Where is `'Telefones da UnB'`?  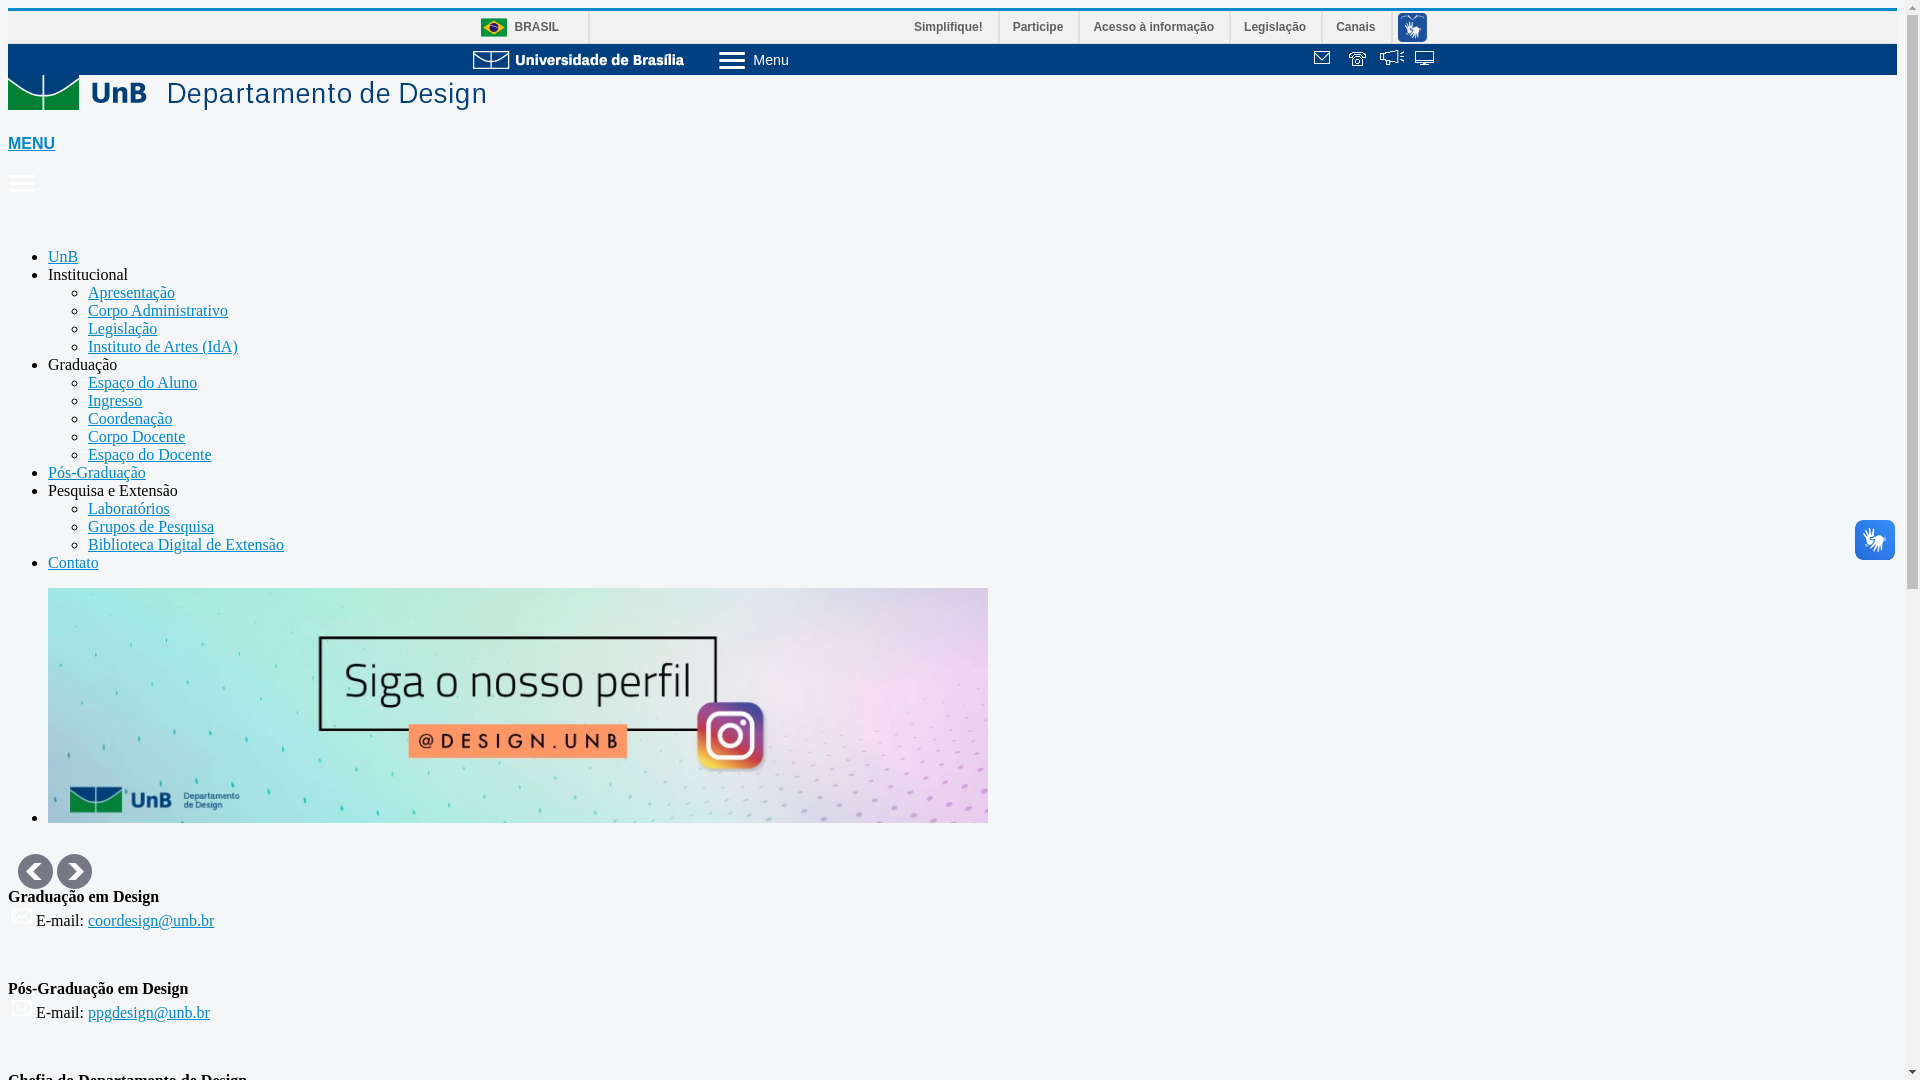
'Telefones da UnB' is located at coordinates (1358, 59).